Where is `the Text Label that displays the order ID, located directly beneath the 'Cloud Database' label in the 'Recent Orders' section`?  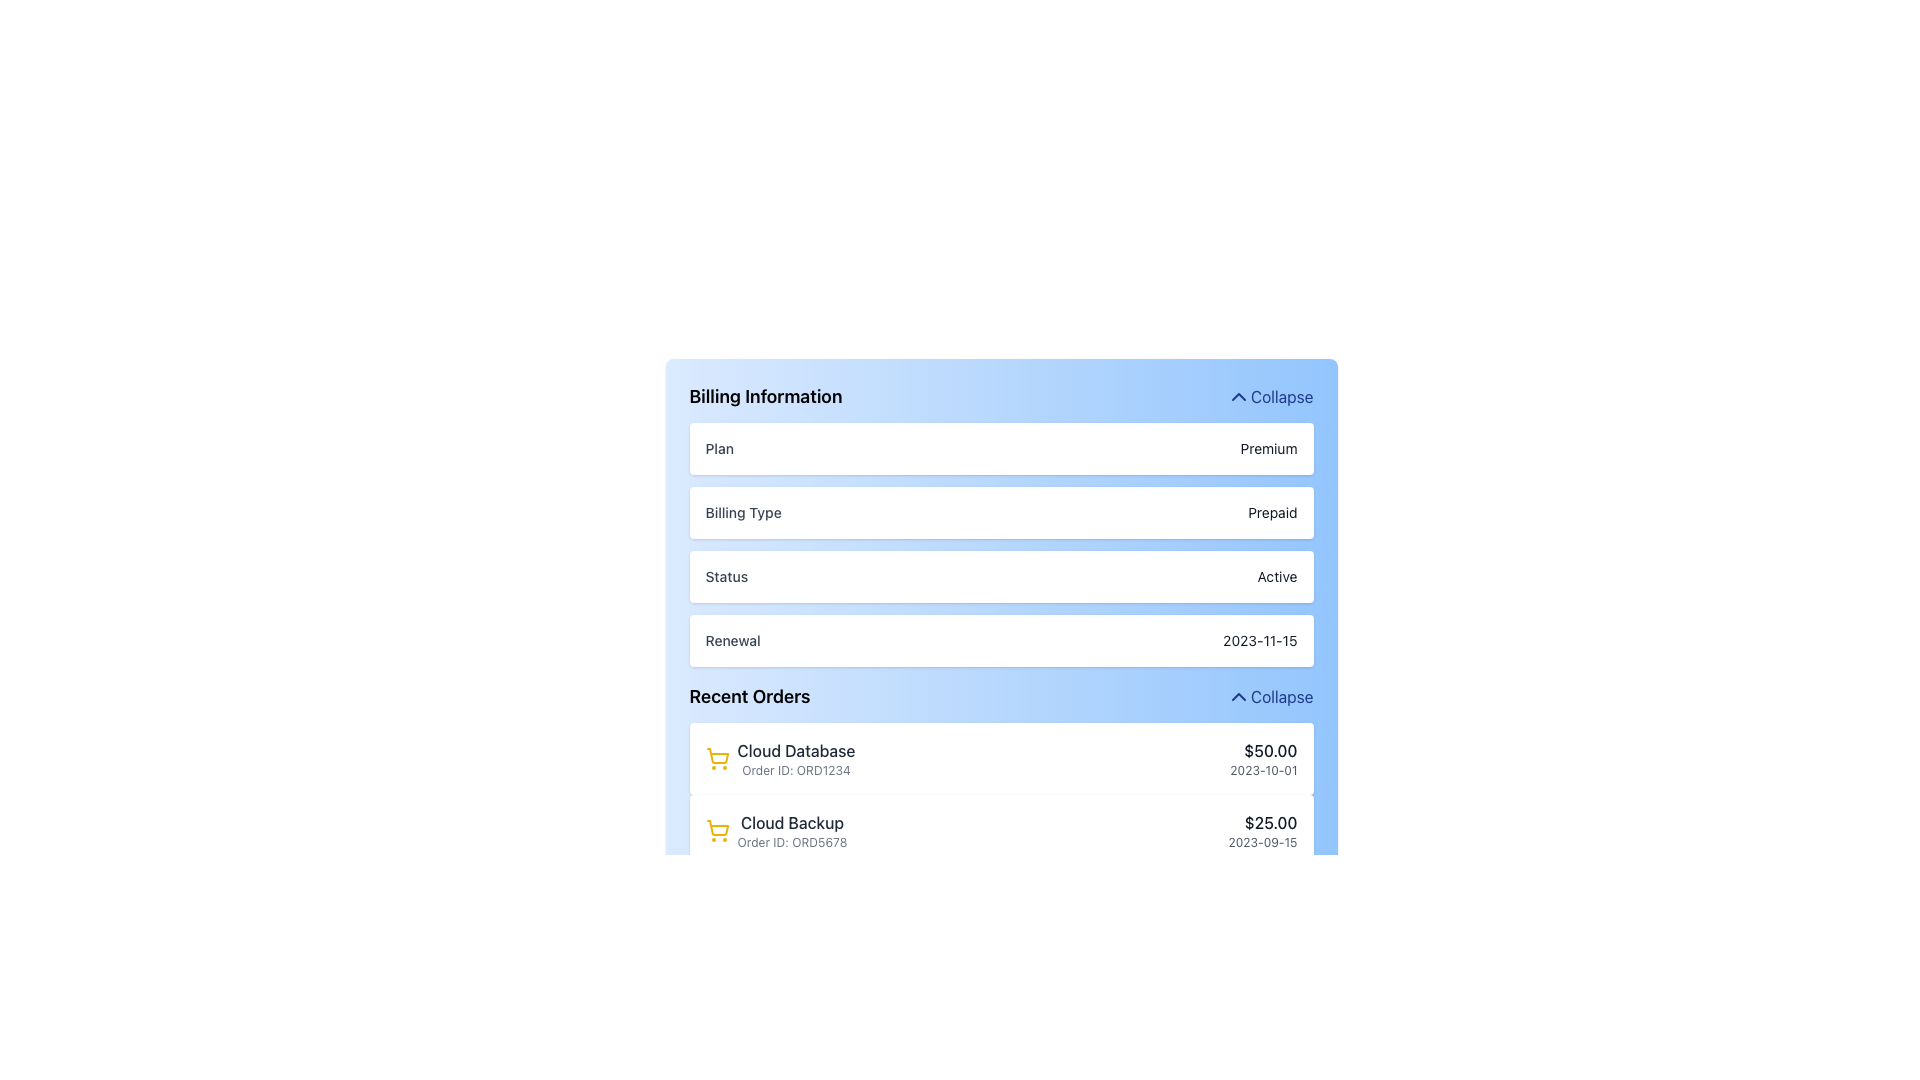
the Text Label that displays the order ID, located directly beneath the 'Cloud Database' label in the 'Recent Orders' section is located at coordinates (795, 770).